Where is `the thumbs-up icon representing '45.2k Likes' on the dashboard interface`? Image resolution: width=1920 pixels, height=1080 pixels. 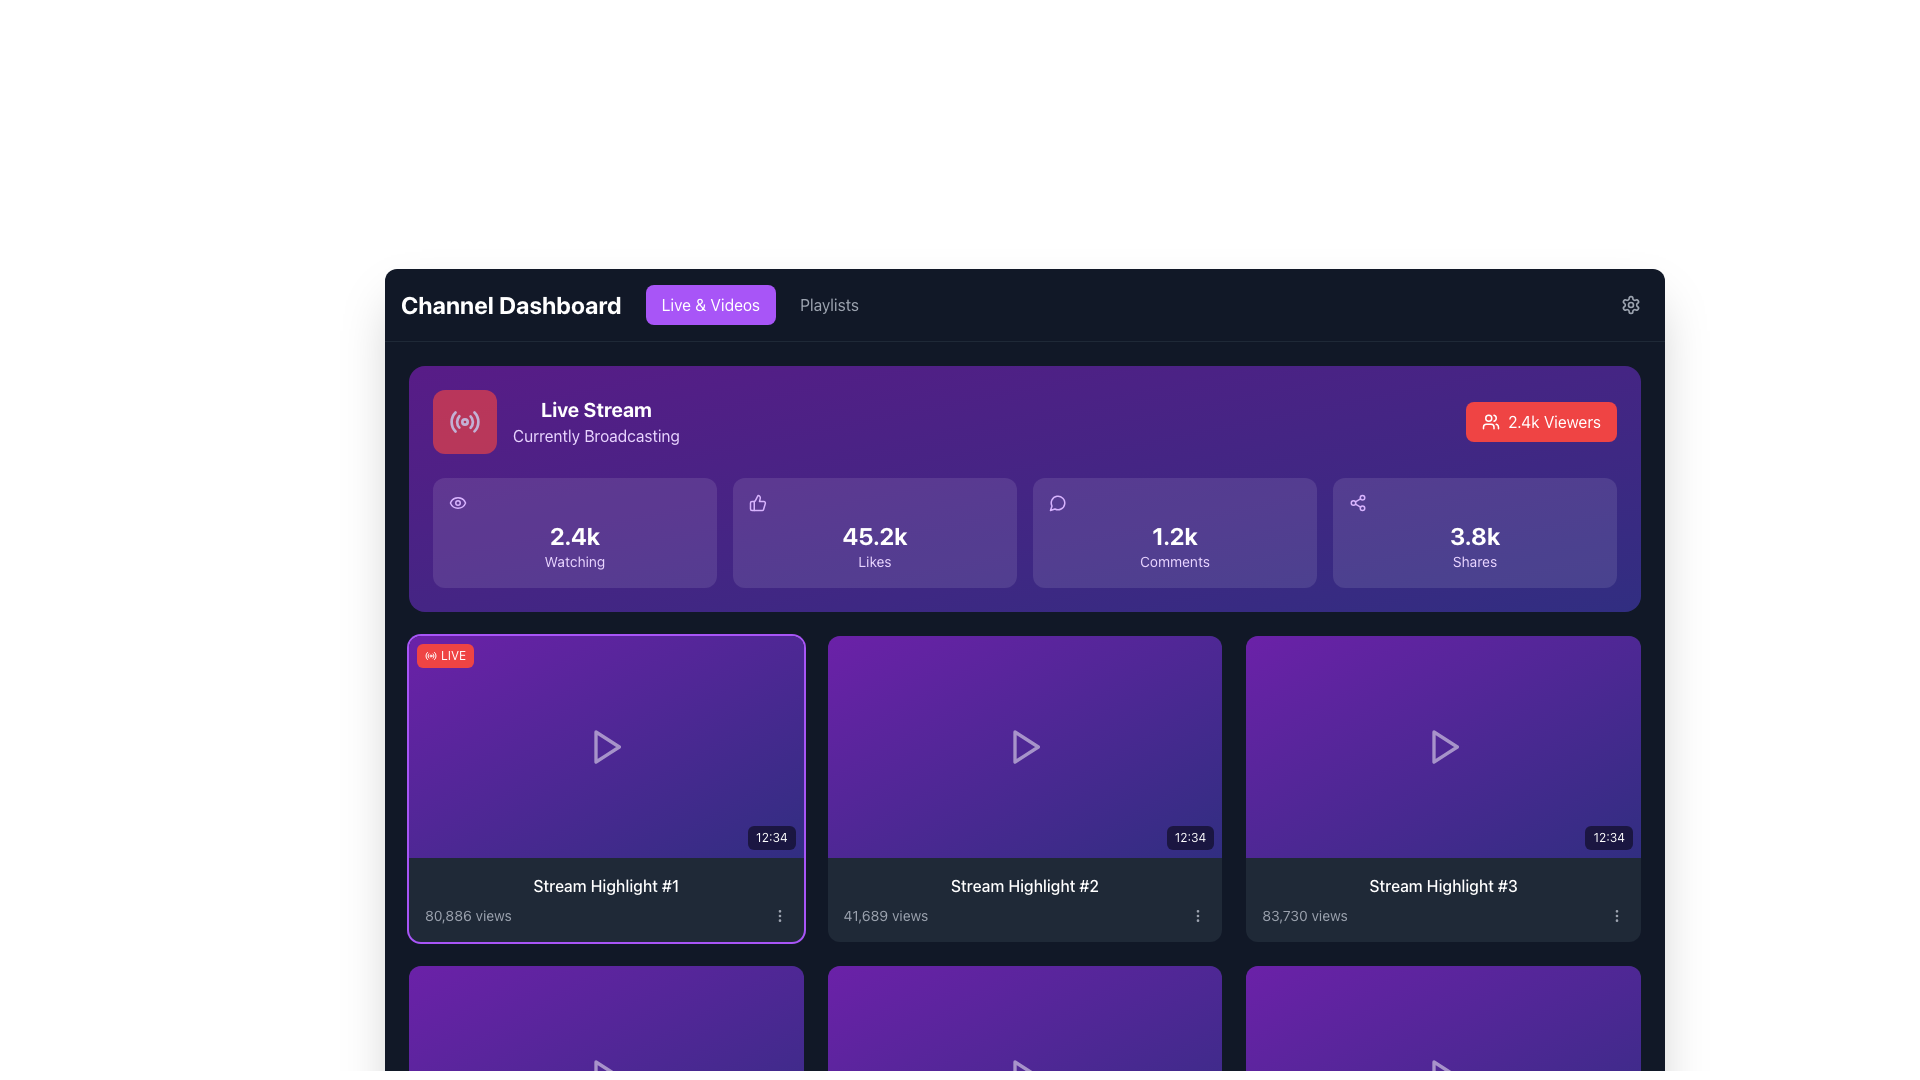 the thumbs-up icon representing '45.2k Likes' on the dashboard interface is located at coordinates (757, 501).